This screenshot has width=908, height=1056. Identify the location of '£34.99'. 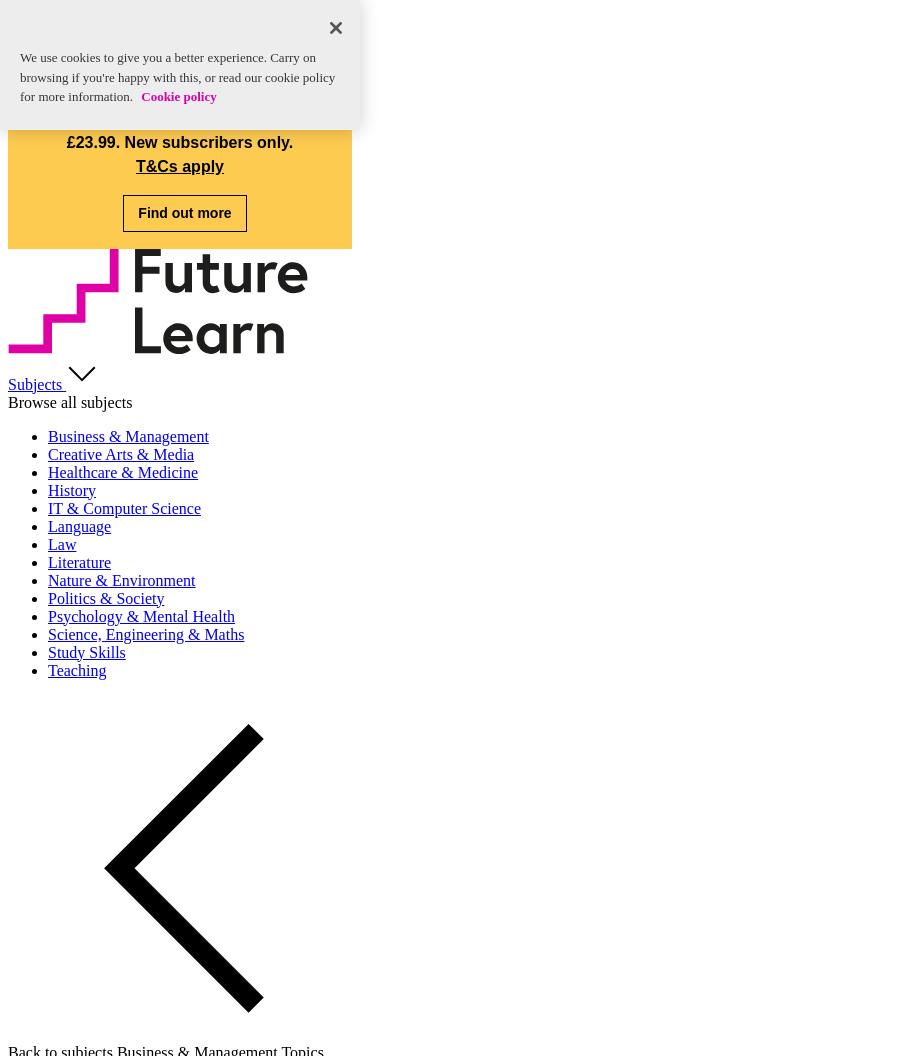
(278, 116).